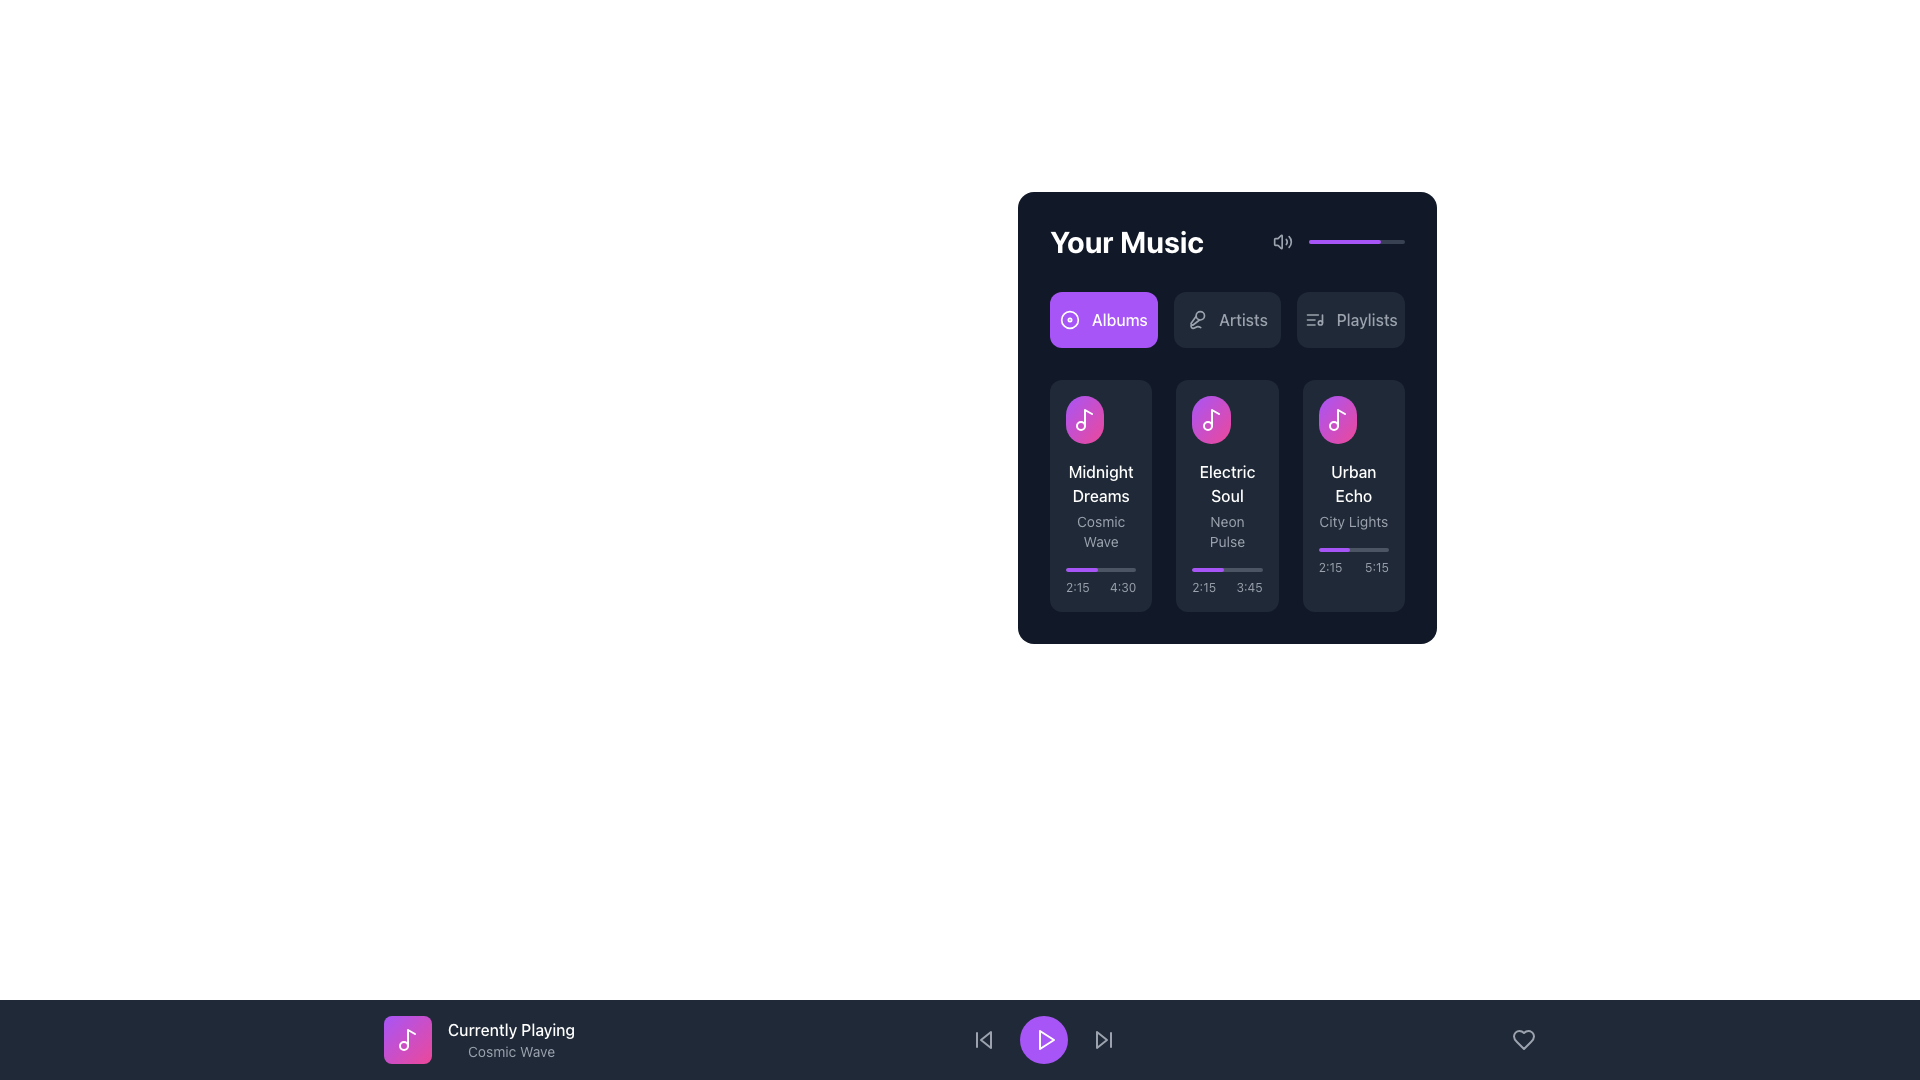 This screenshot has height=1080, width=1920. What do you see at coordinates (1068, 319) in the screenshot?
I see `the SVG circle graphic, which is a circular shape with a radius of approximately 10 units, located within a larger button-like icon to the left of the 'Albums' button in the header section of the 'Your Music' panel` at bounding box center [1068, 319].